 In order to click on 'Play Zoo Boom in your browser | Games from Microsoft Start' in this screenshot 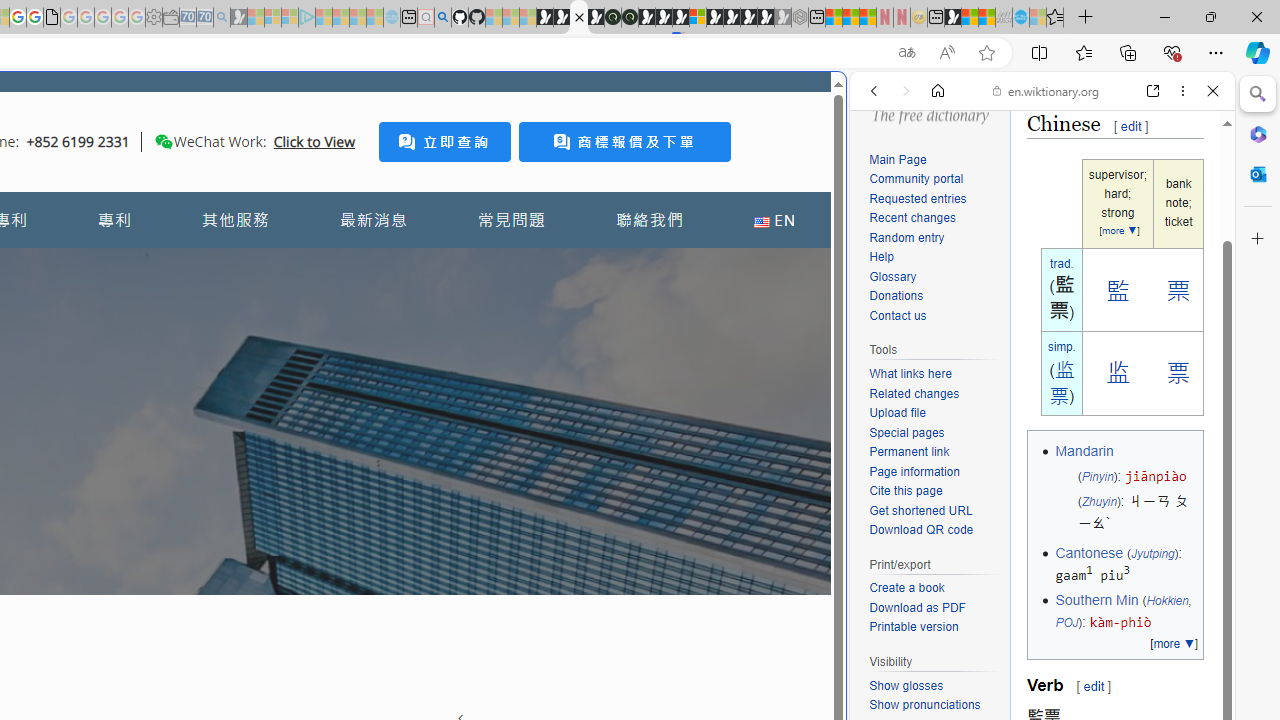, I will do `click(560, 17)`.